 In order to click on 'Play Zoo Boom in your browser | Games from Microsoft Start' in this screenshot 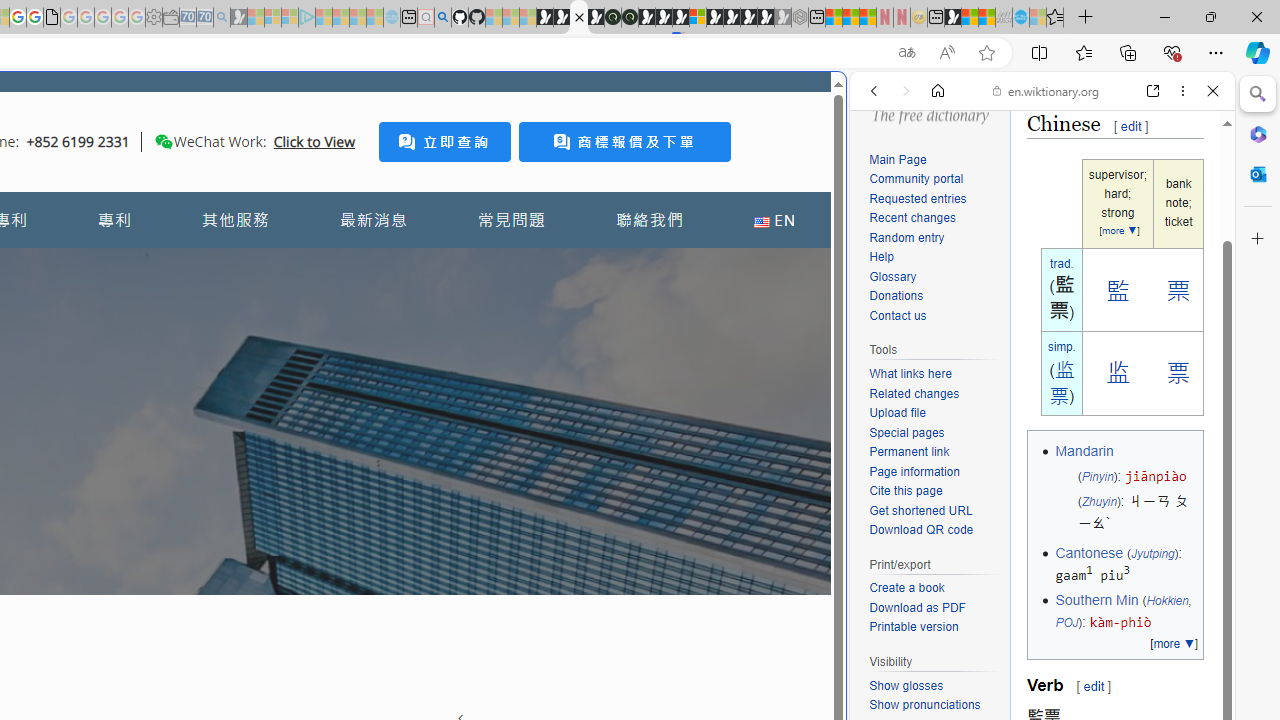, I will do `click(560, 17)`.